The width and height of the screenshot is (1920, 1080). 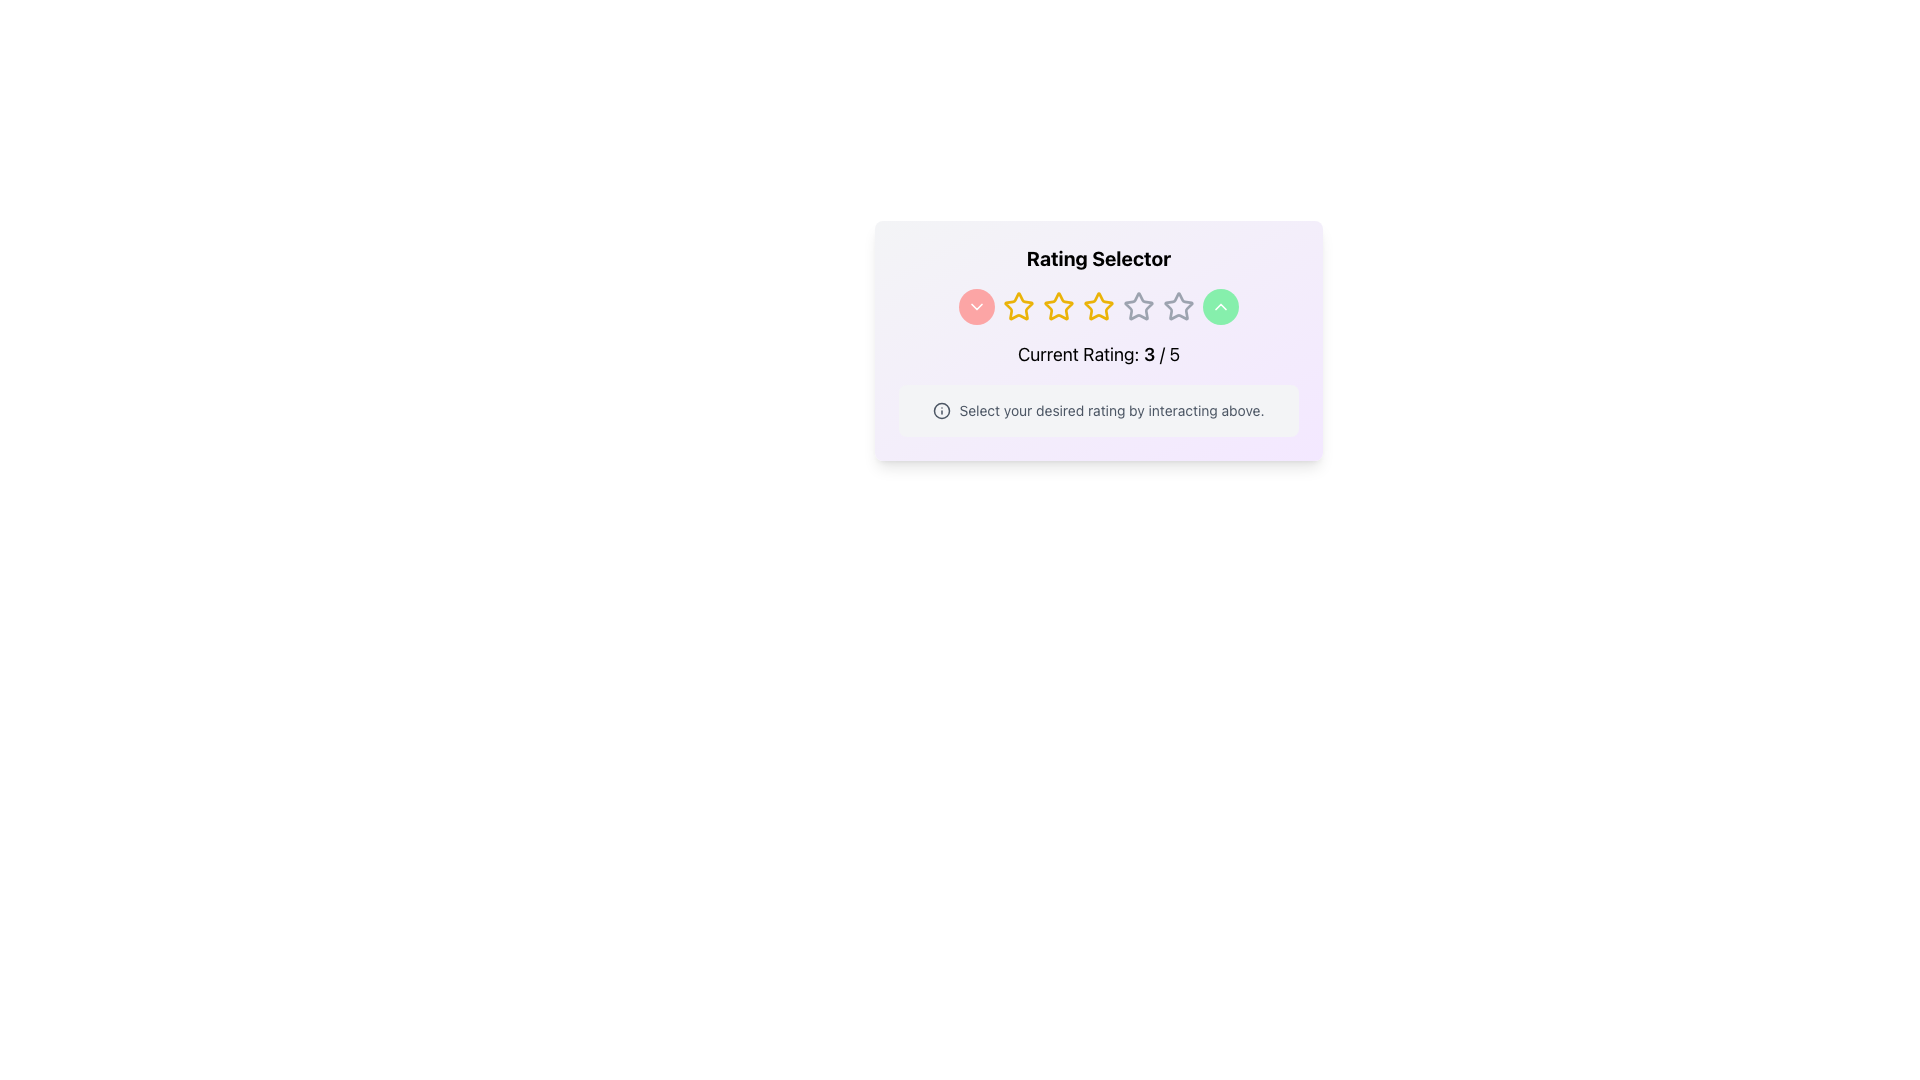 I want to click on the third star icon in the rating component, so click(x=1138, y=306).